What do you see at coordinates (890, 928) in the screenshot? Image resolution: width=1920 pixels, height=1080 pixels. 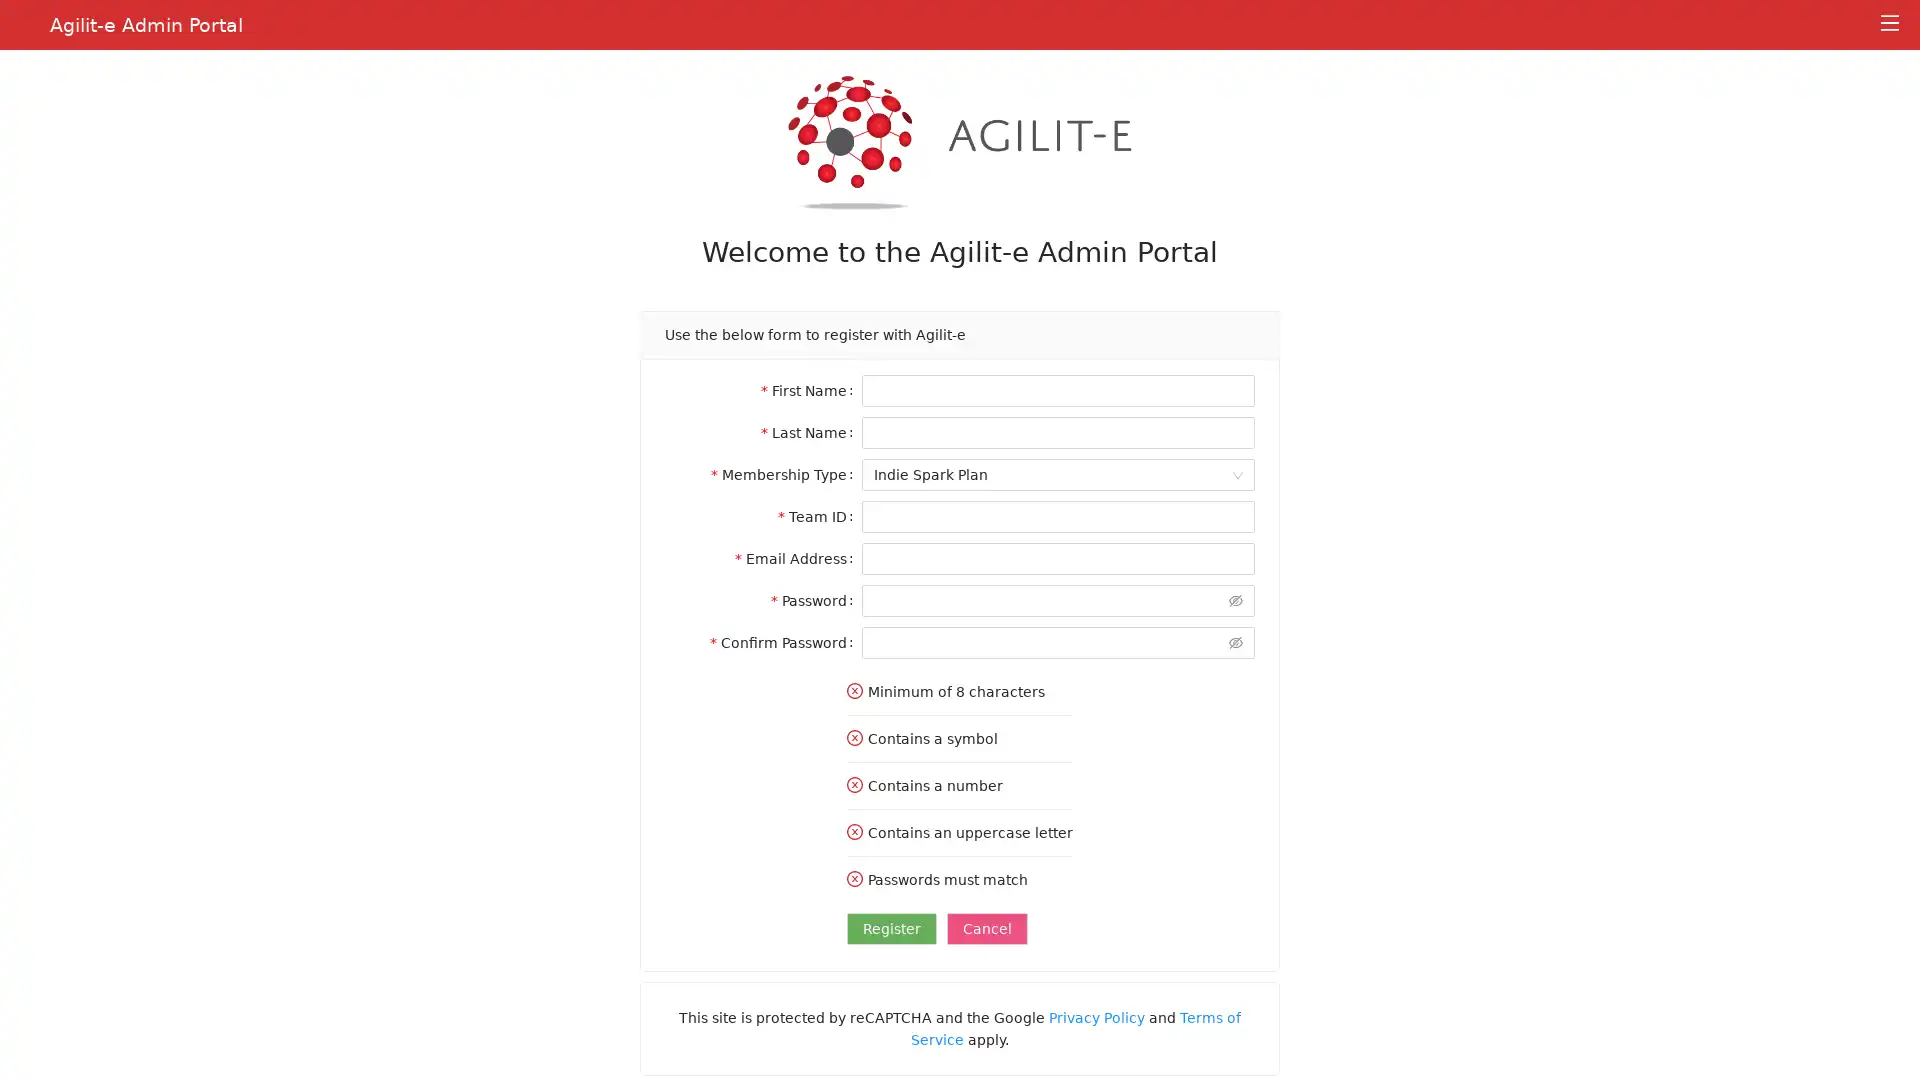 I see `Register` at bounding box center [890, 928].